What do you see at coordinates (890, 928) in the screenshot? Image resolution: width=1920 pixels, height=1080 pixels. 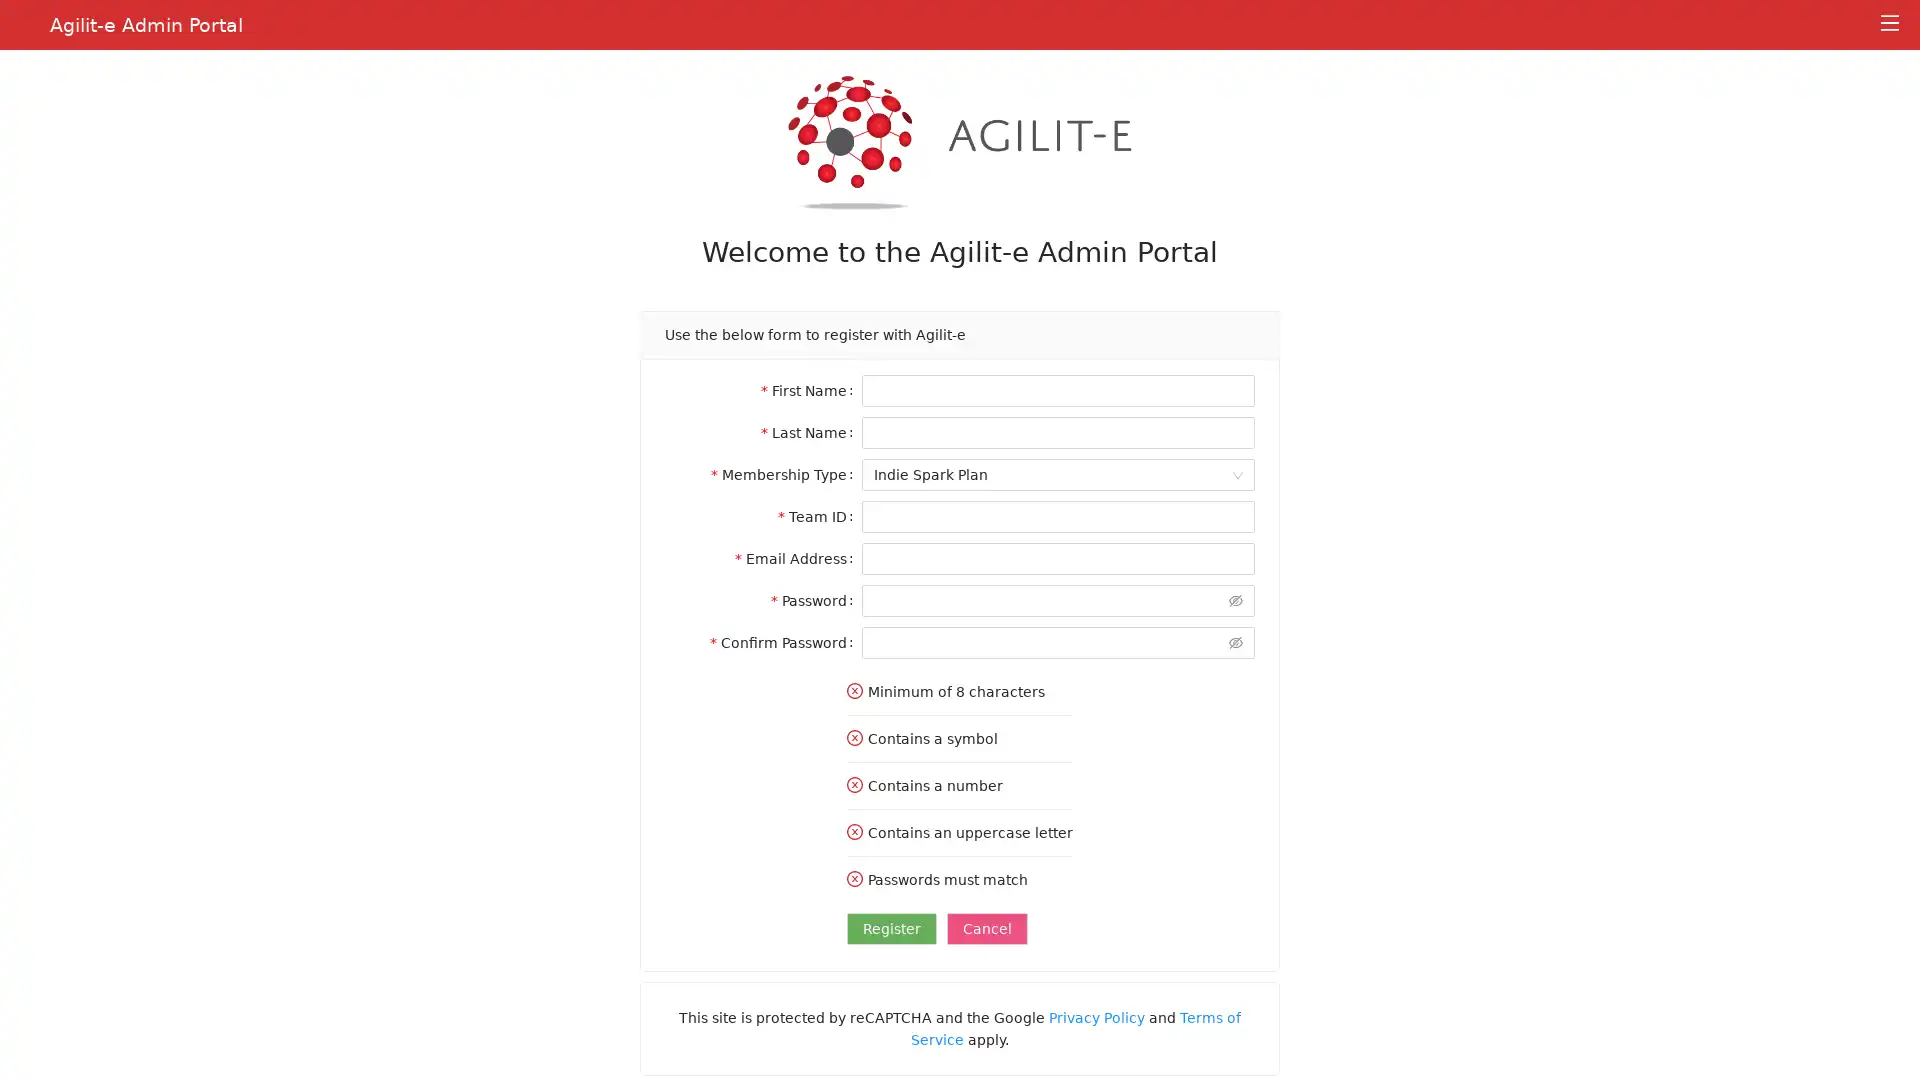 I see `Register` at bounding box center [890, 928].